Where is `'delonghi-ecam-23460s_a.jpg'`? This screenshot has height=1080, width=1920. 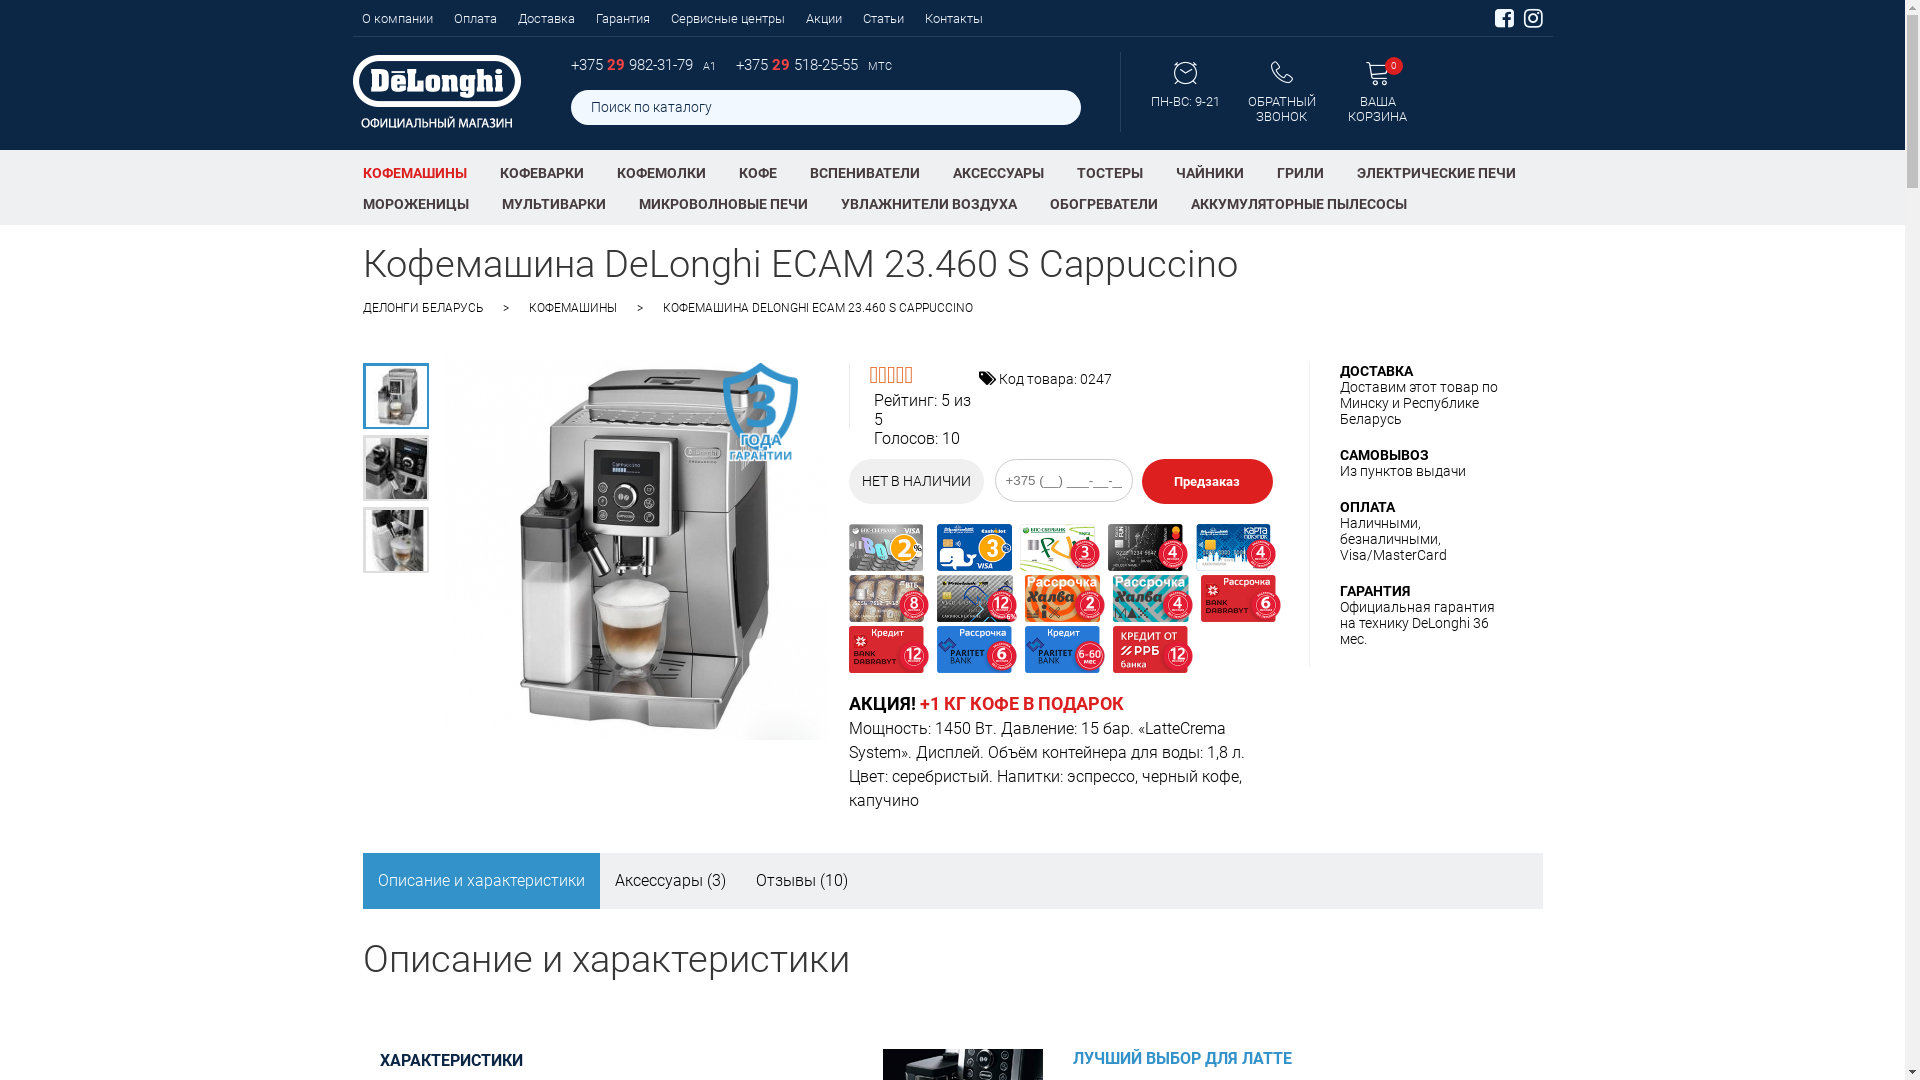 'delonghi-ecam-23460s_a.jpg' is located at coordinates (361, 396).